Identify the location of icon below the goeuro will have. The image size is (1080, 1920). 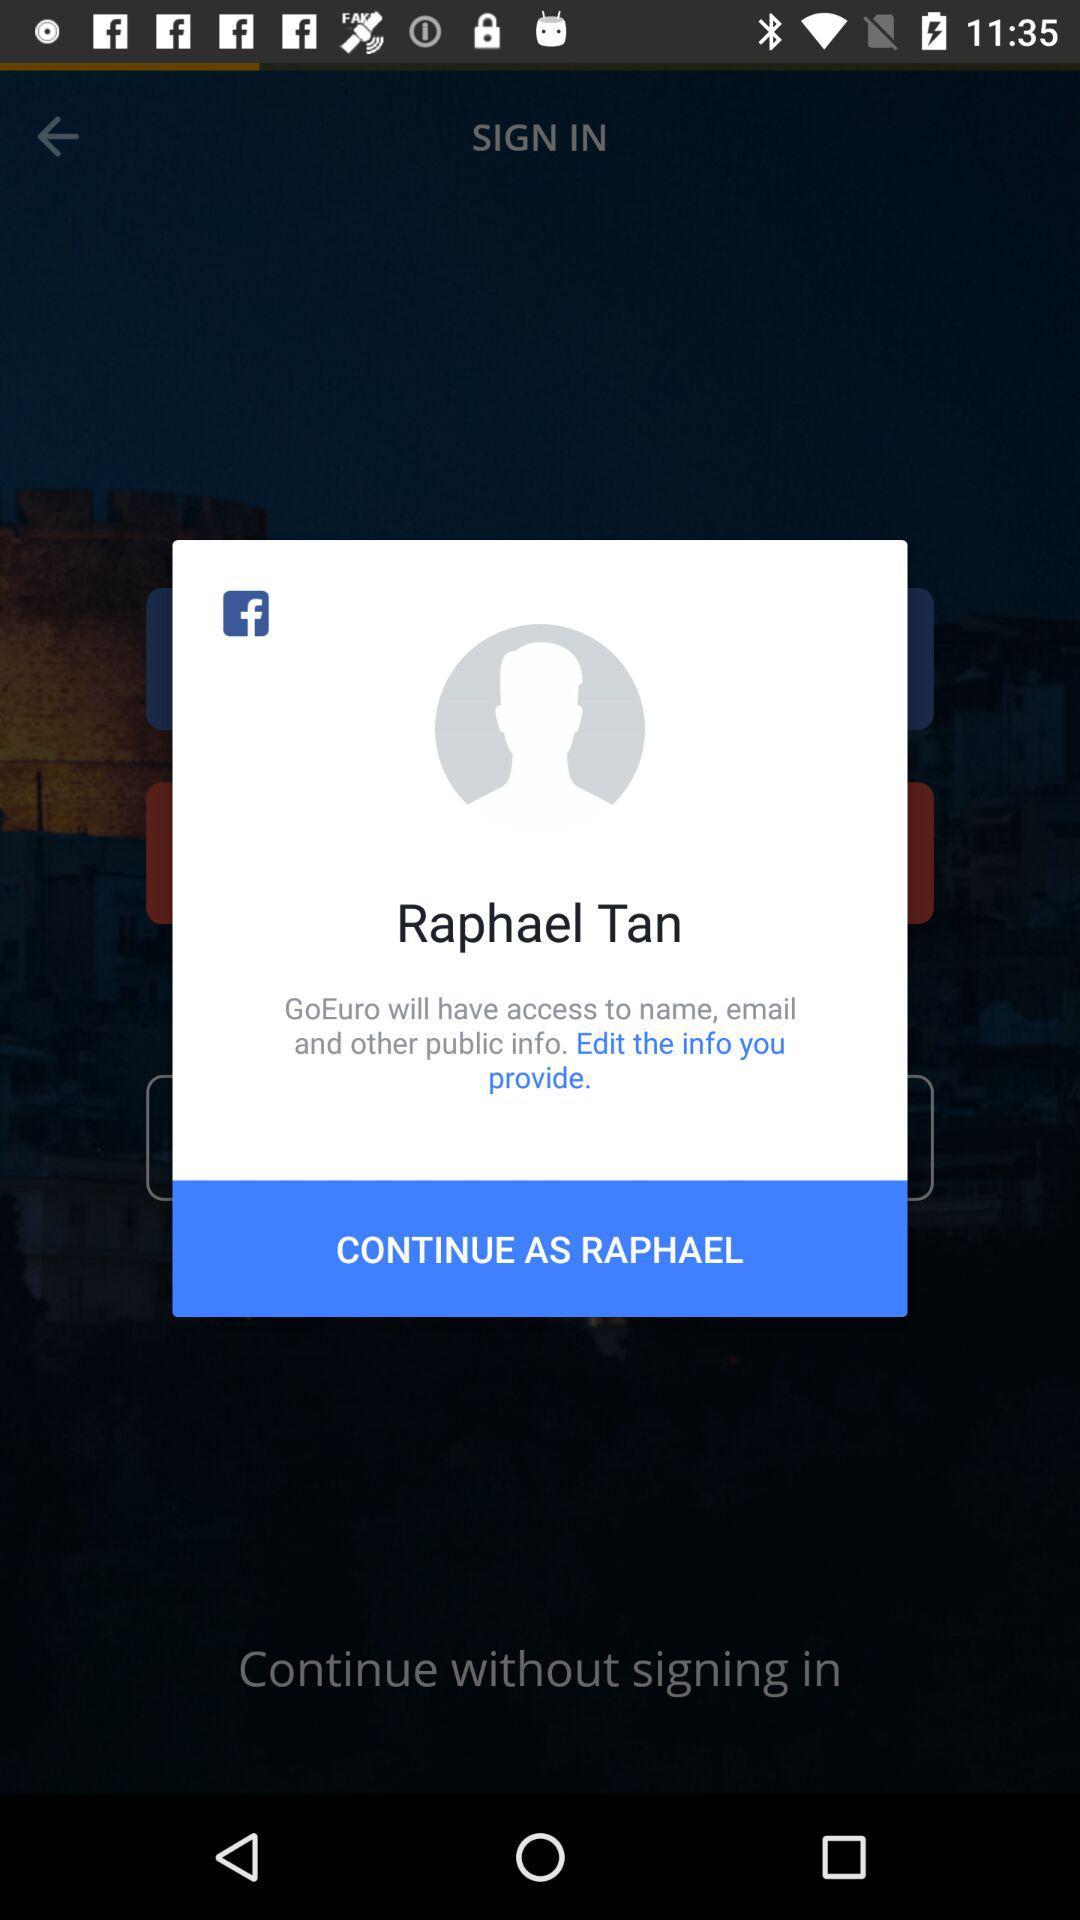
(540, 1247).